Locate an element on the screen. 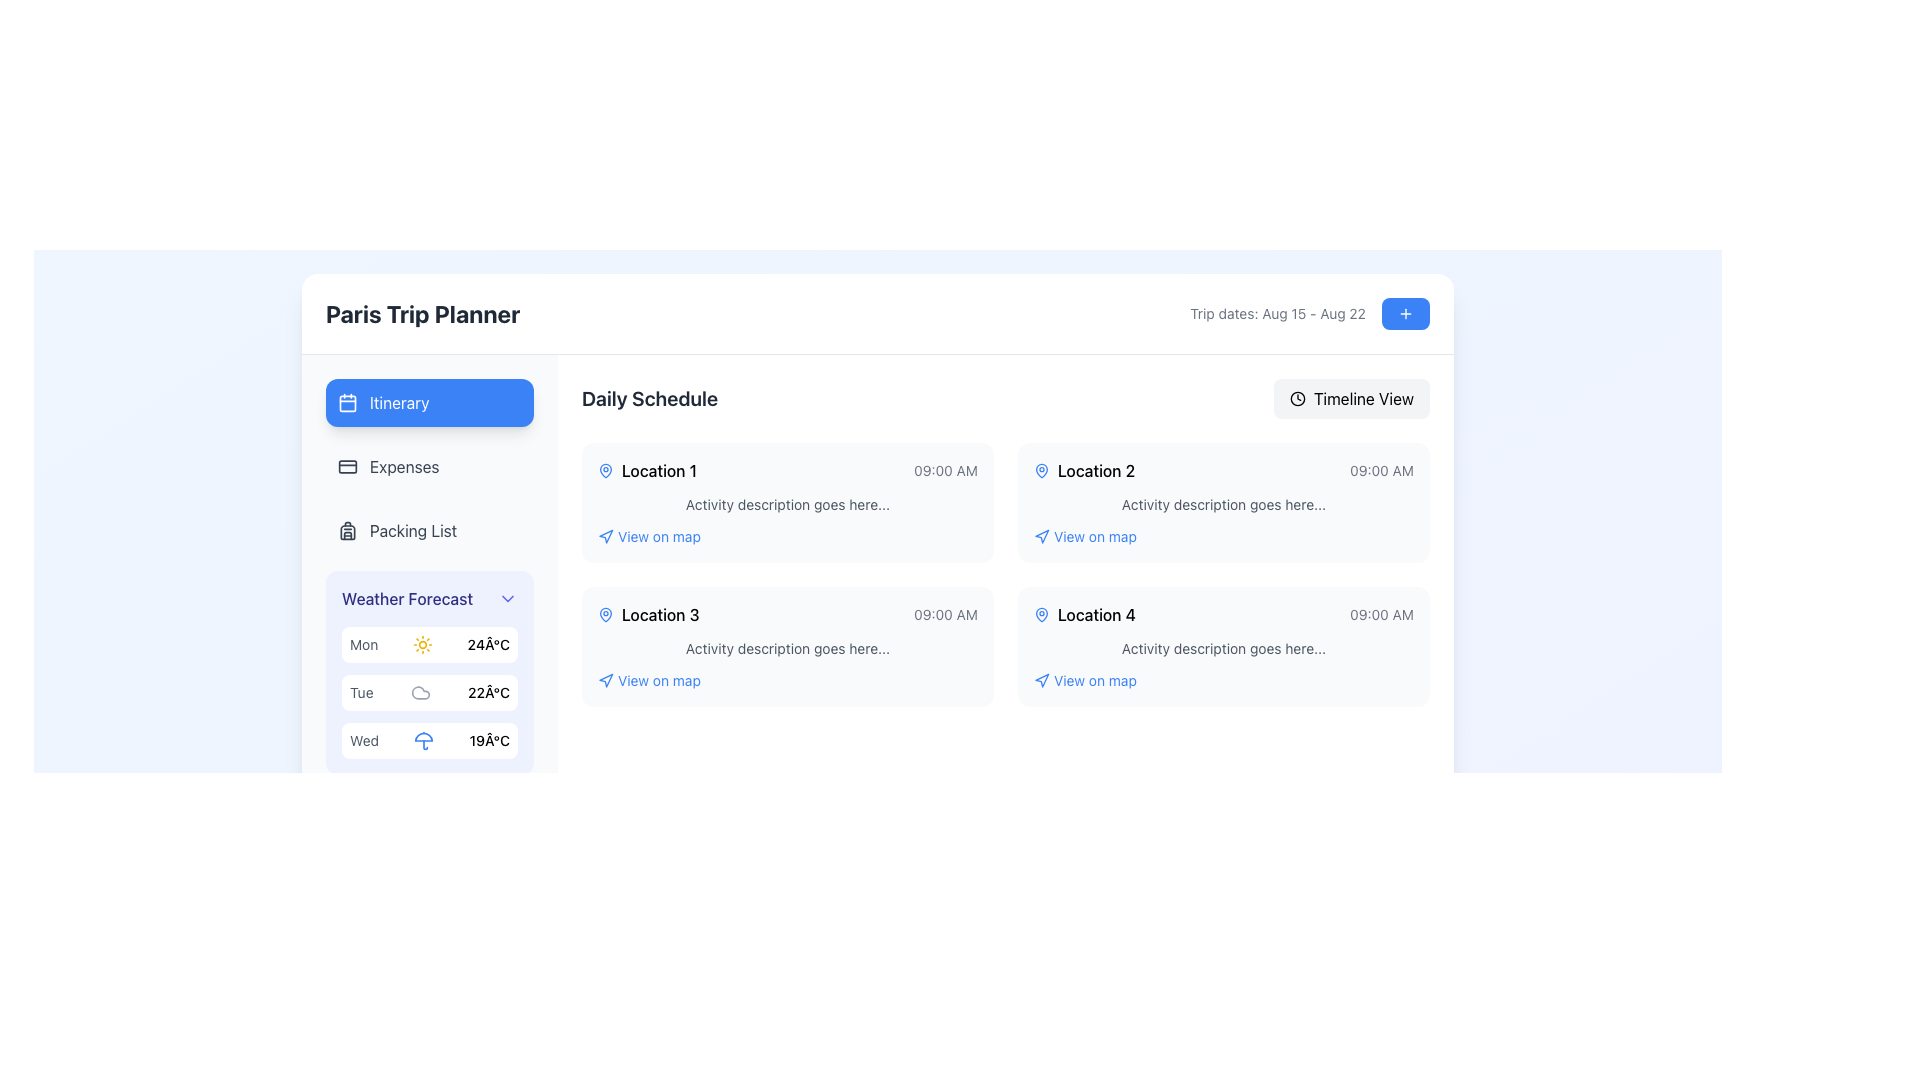 The width and height of the screenshot is (1920, 1080). the decorative map pin icon within the Daily Schedule section of the 'Location 3' card, which visually represents a location label is located at coordinates (604, 612).